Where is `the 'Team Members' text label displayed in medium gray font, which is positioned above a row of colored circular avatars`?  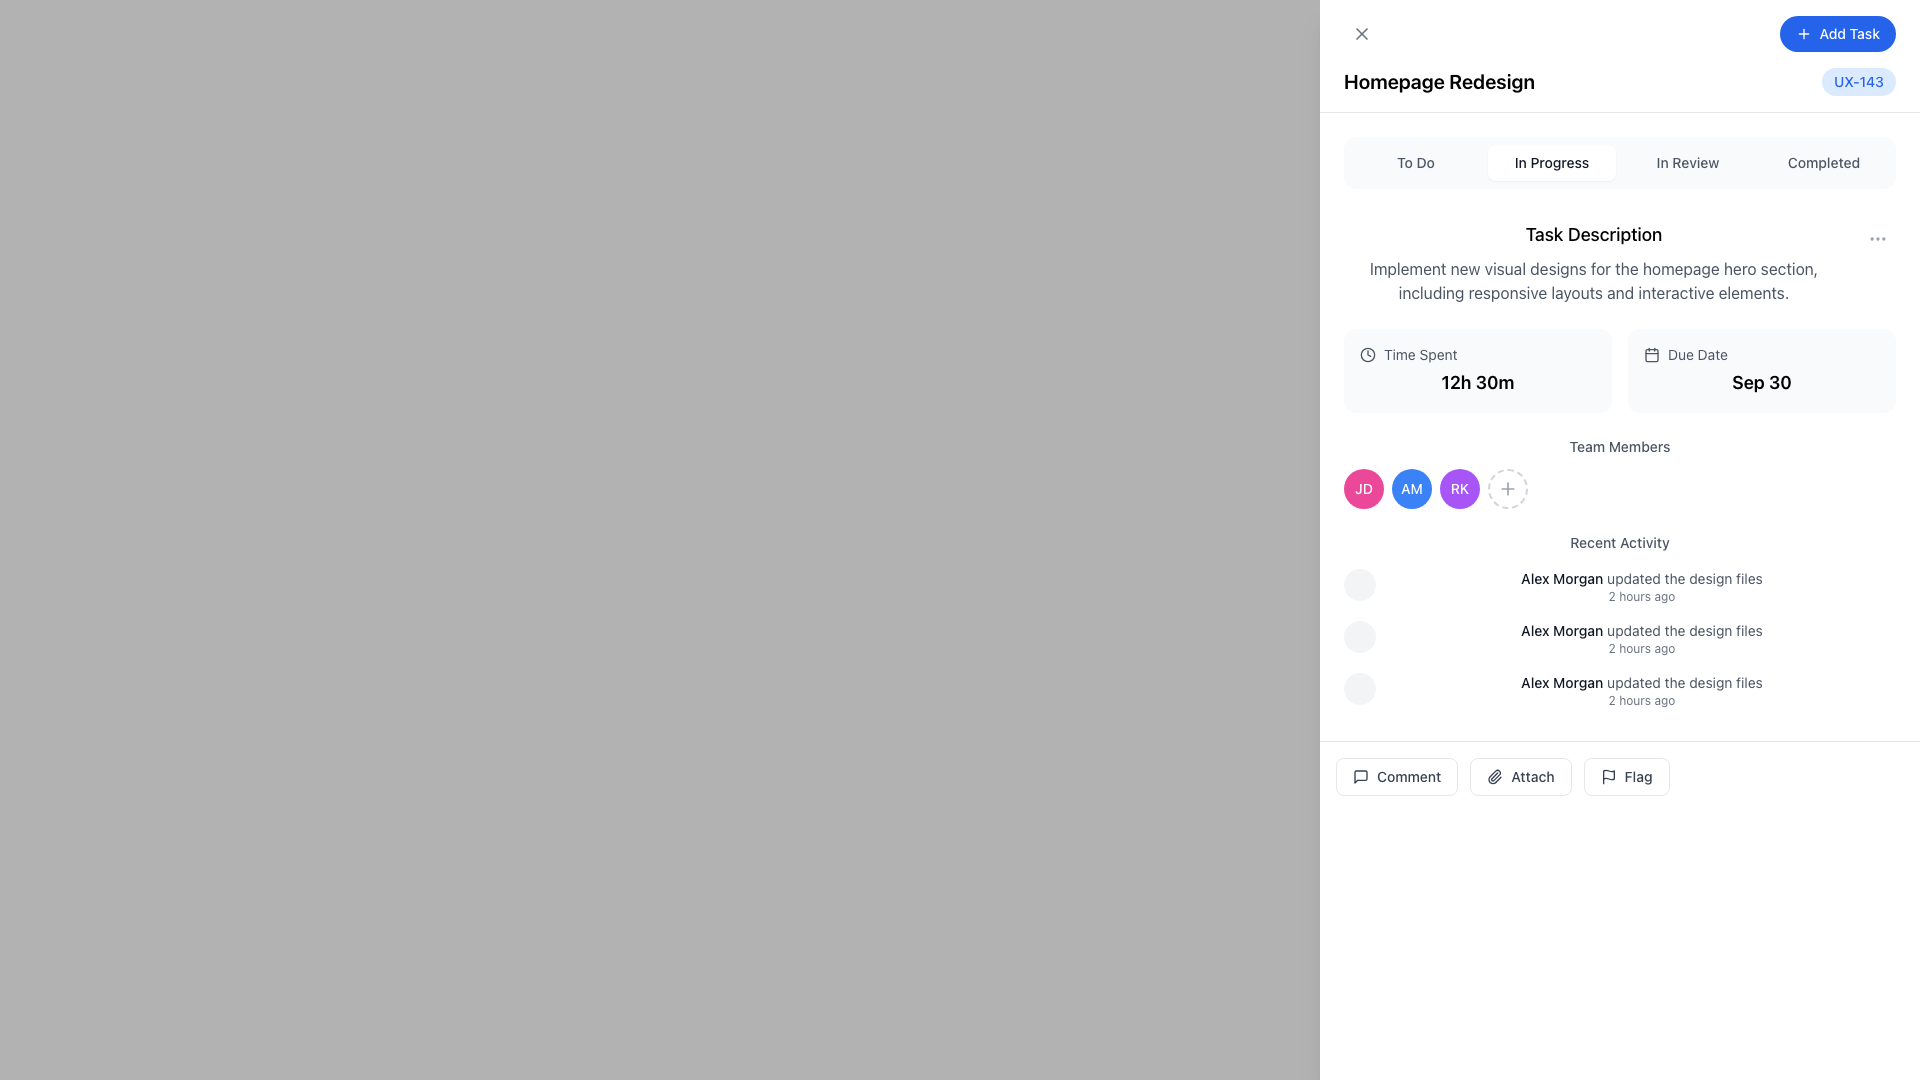 the 'Team Members' text label displayed in medium gray font, which is positioned above a row of colored circular avatars is located at coordinates (1620, 446).